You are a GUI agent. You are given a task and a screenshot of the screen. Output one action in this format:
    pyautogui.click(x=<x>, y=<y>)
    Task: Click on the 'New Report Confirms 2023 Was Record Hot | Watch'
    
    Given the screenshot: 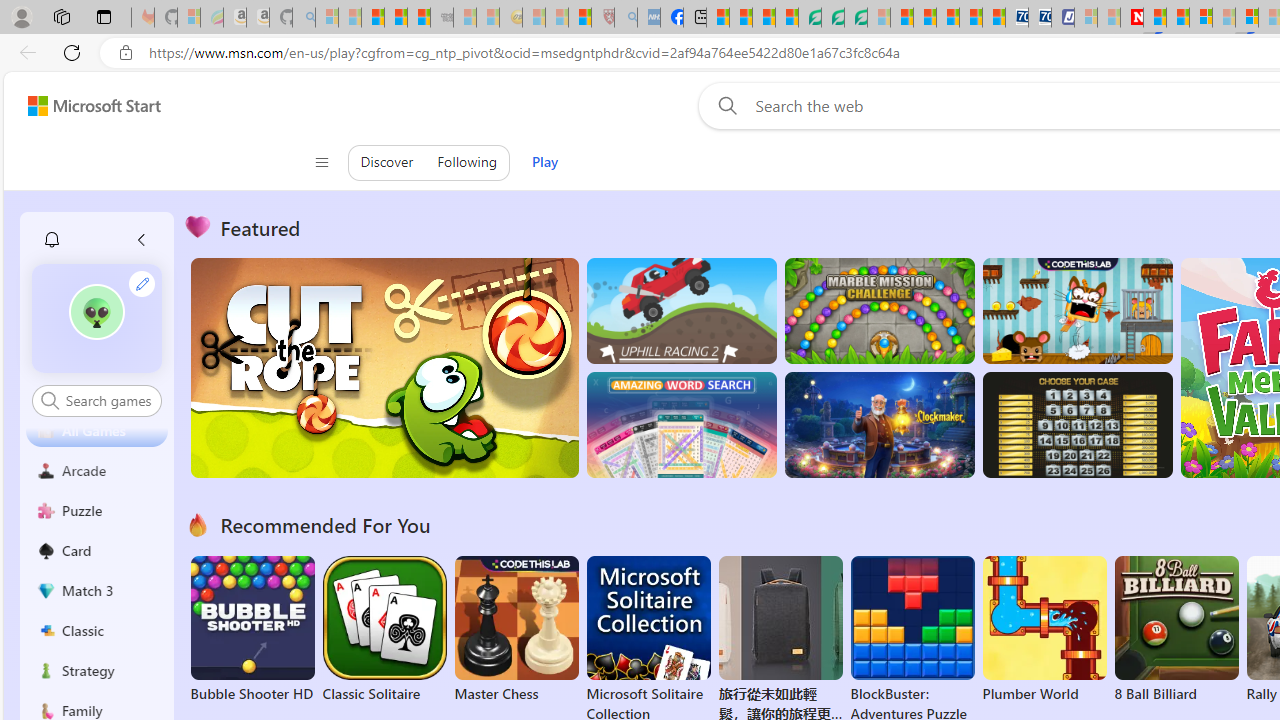 What is the action you would take?
    pyautogui.click(x=418, y=17)
    